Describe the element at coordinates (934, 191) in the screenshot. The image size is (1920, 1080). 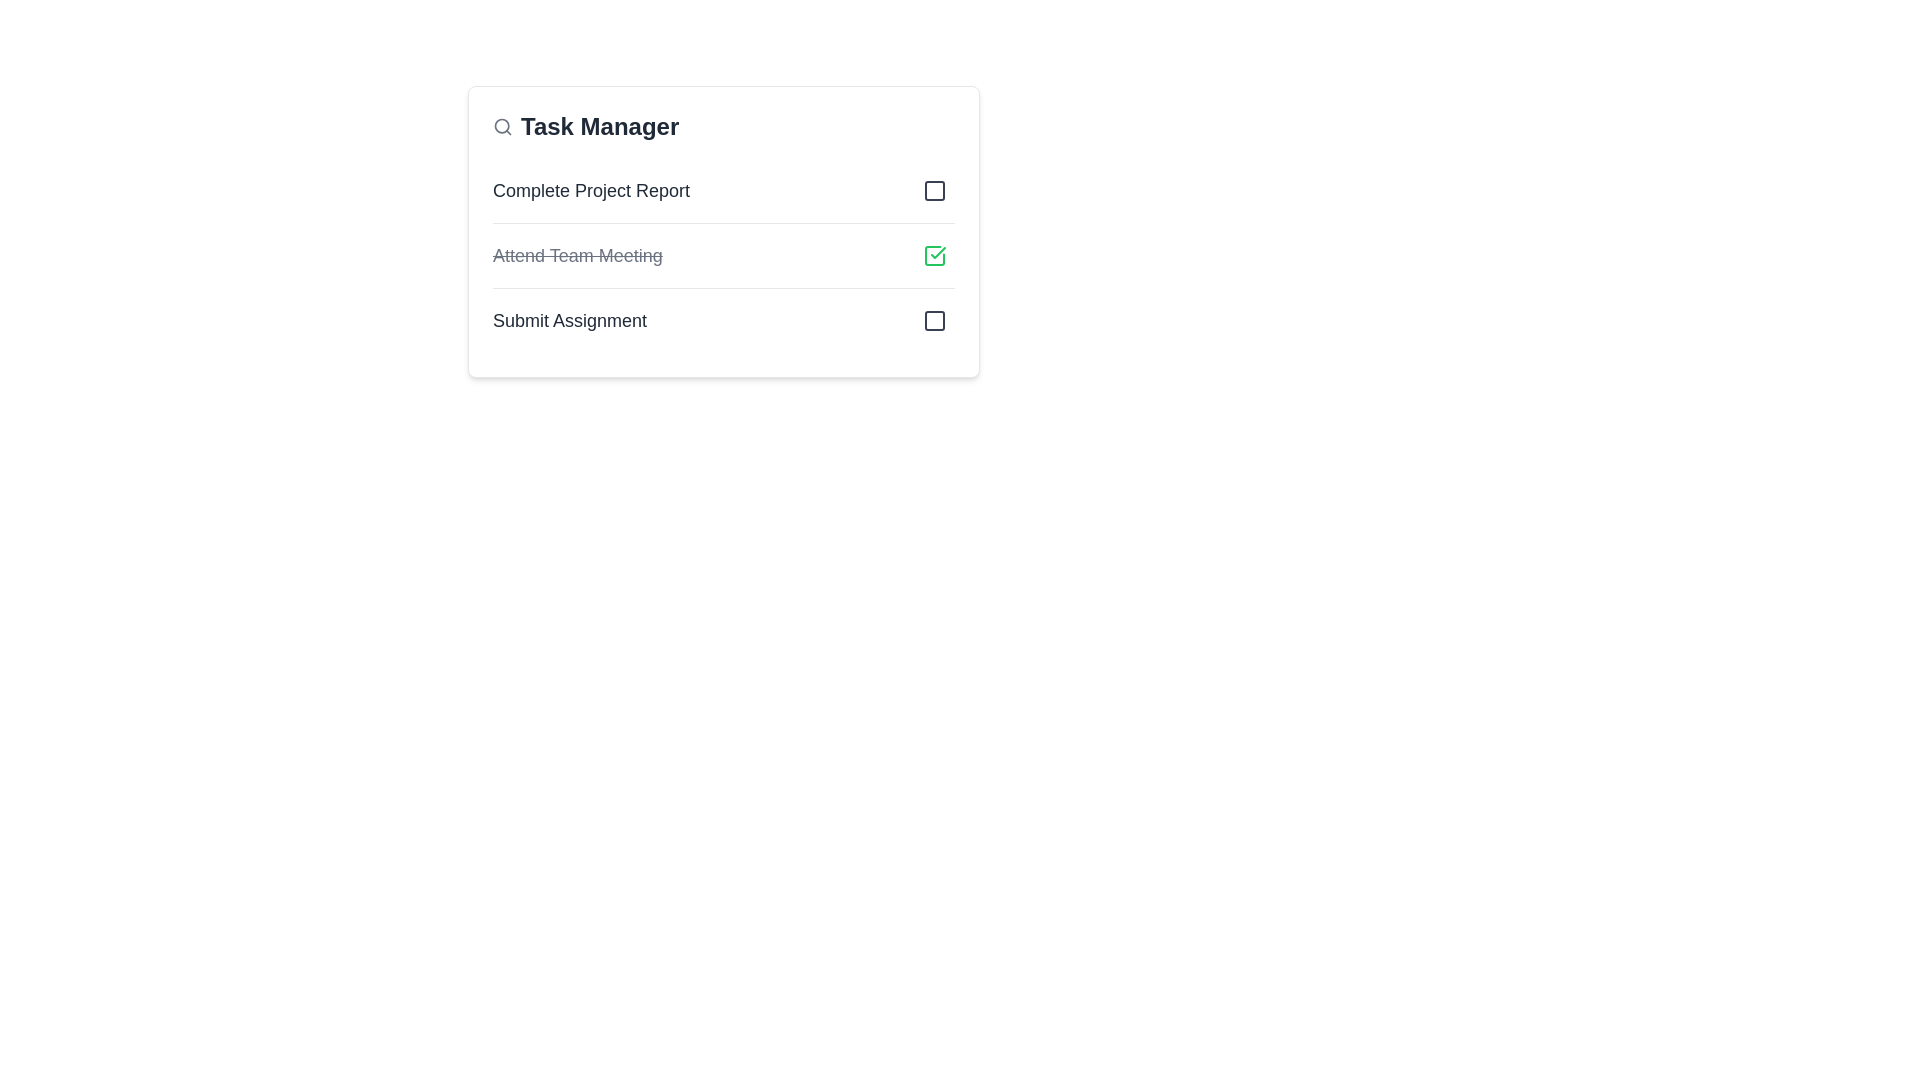
I see `the red-bordered button located at the far right end of the first item in the vertical task list` at that location.